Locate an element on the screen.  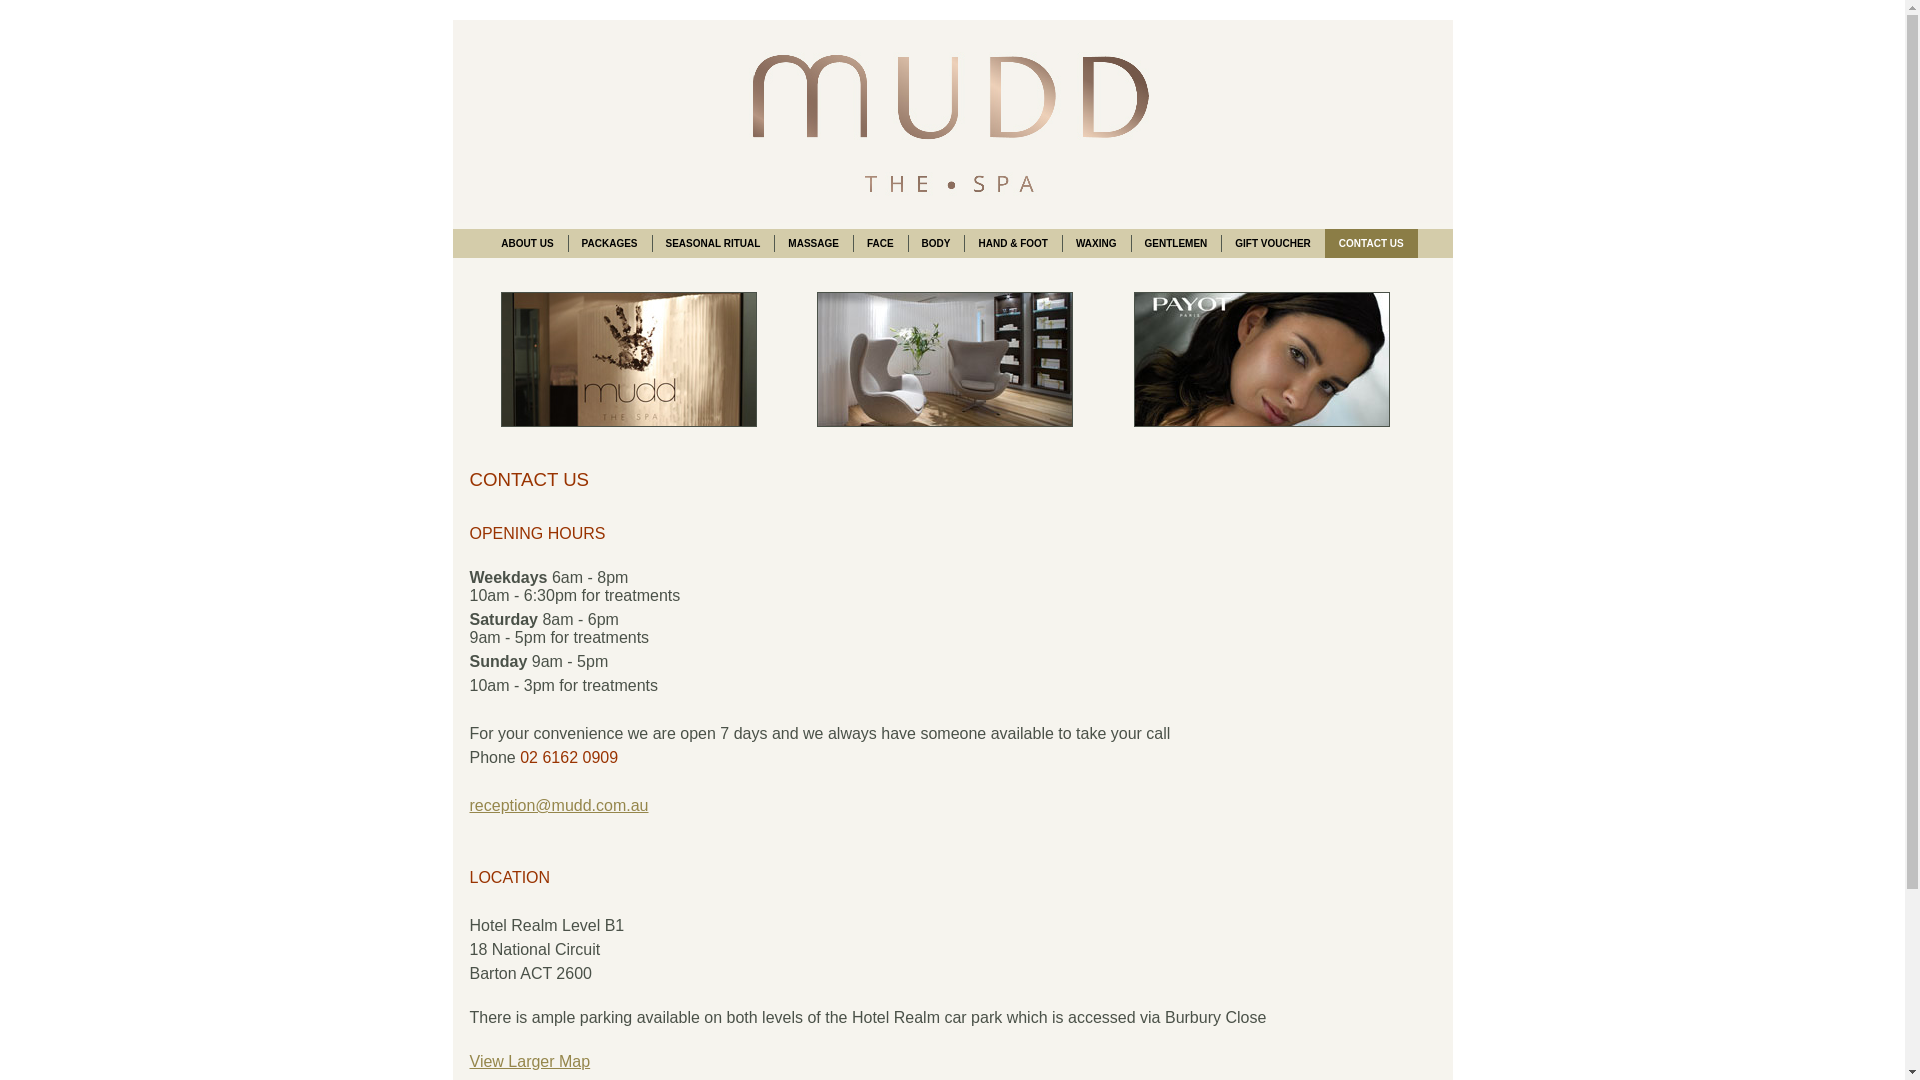
'CONTACT US' is located at coordinates (1370, 242).